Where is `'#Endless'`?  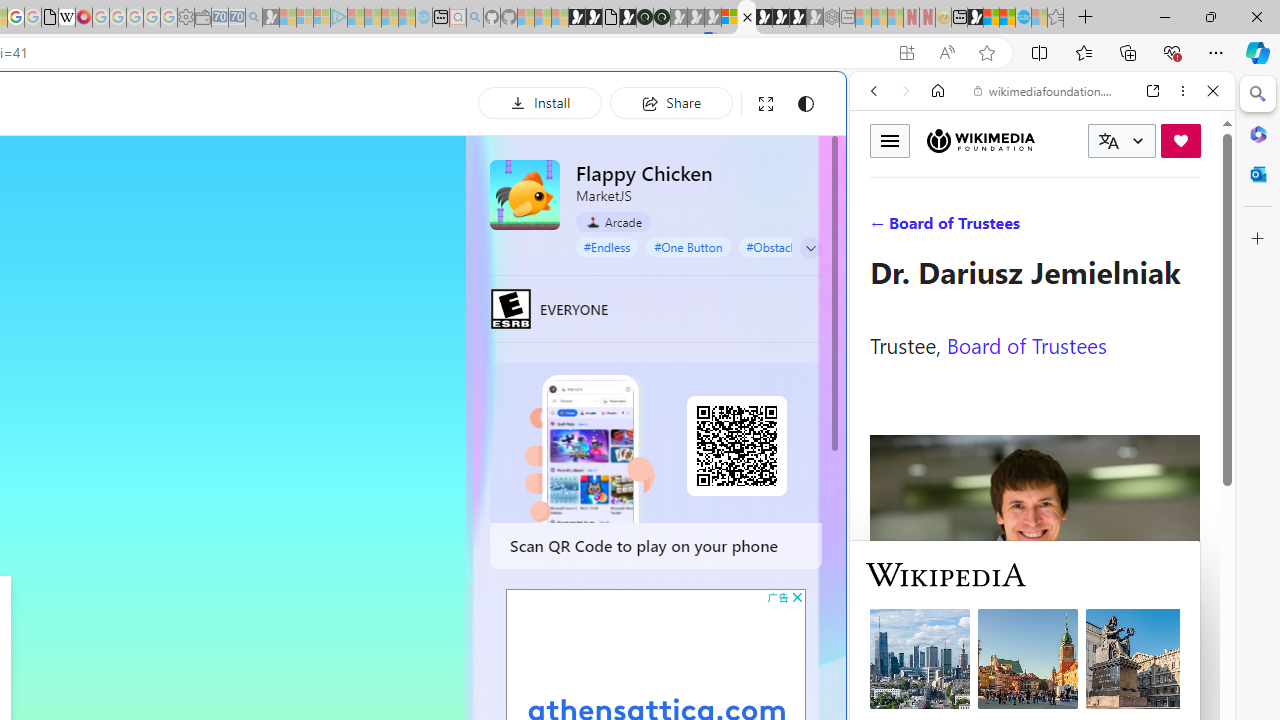 '#Endless' is located at coordinates (606, 245).